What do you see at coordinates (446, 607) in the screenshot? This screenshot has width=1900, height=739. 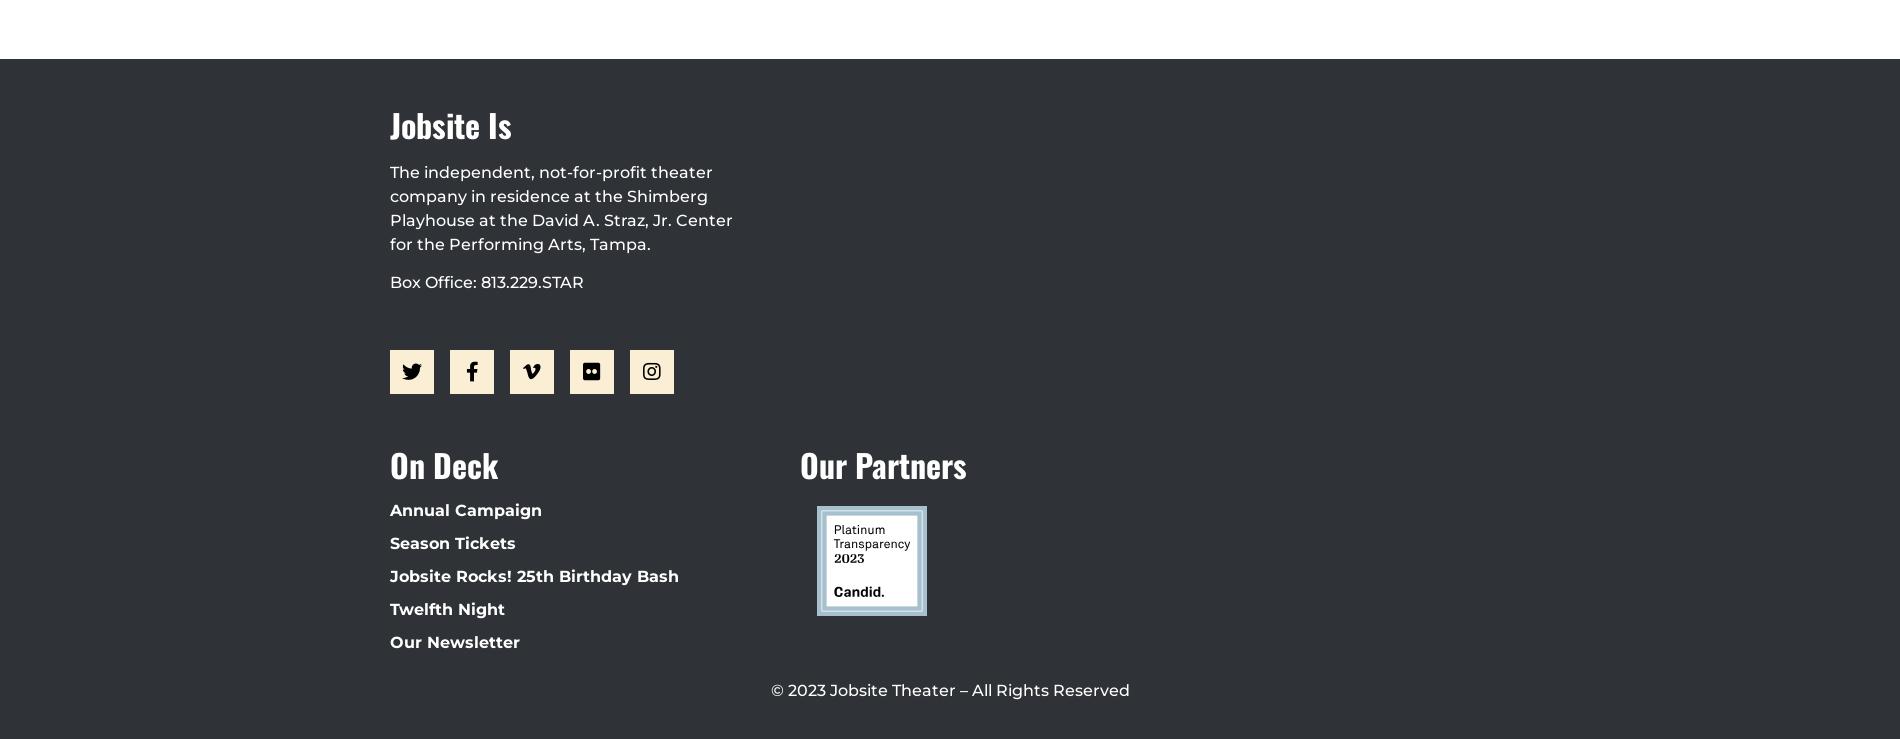 I see `'Twelfth Night'` at bounding box center [446, 607].